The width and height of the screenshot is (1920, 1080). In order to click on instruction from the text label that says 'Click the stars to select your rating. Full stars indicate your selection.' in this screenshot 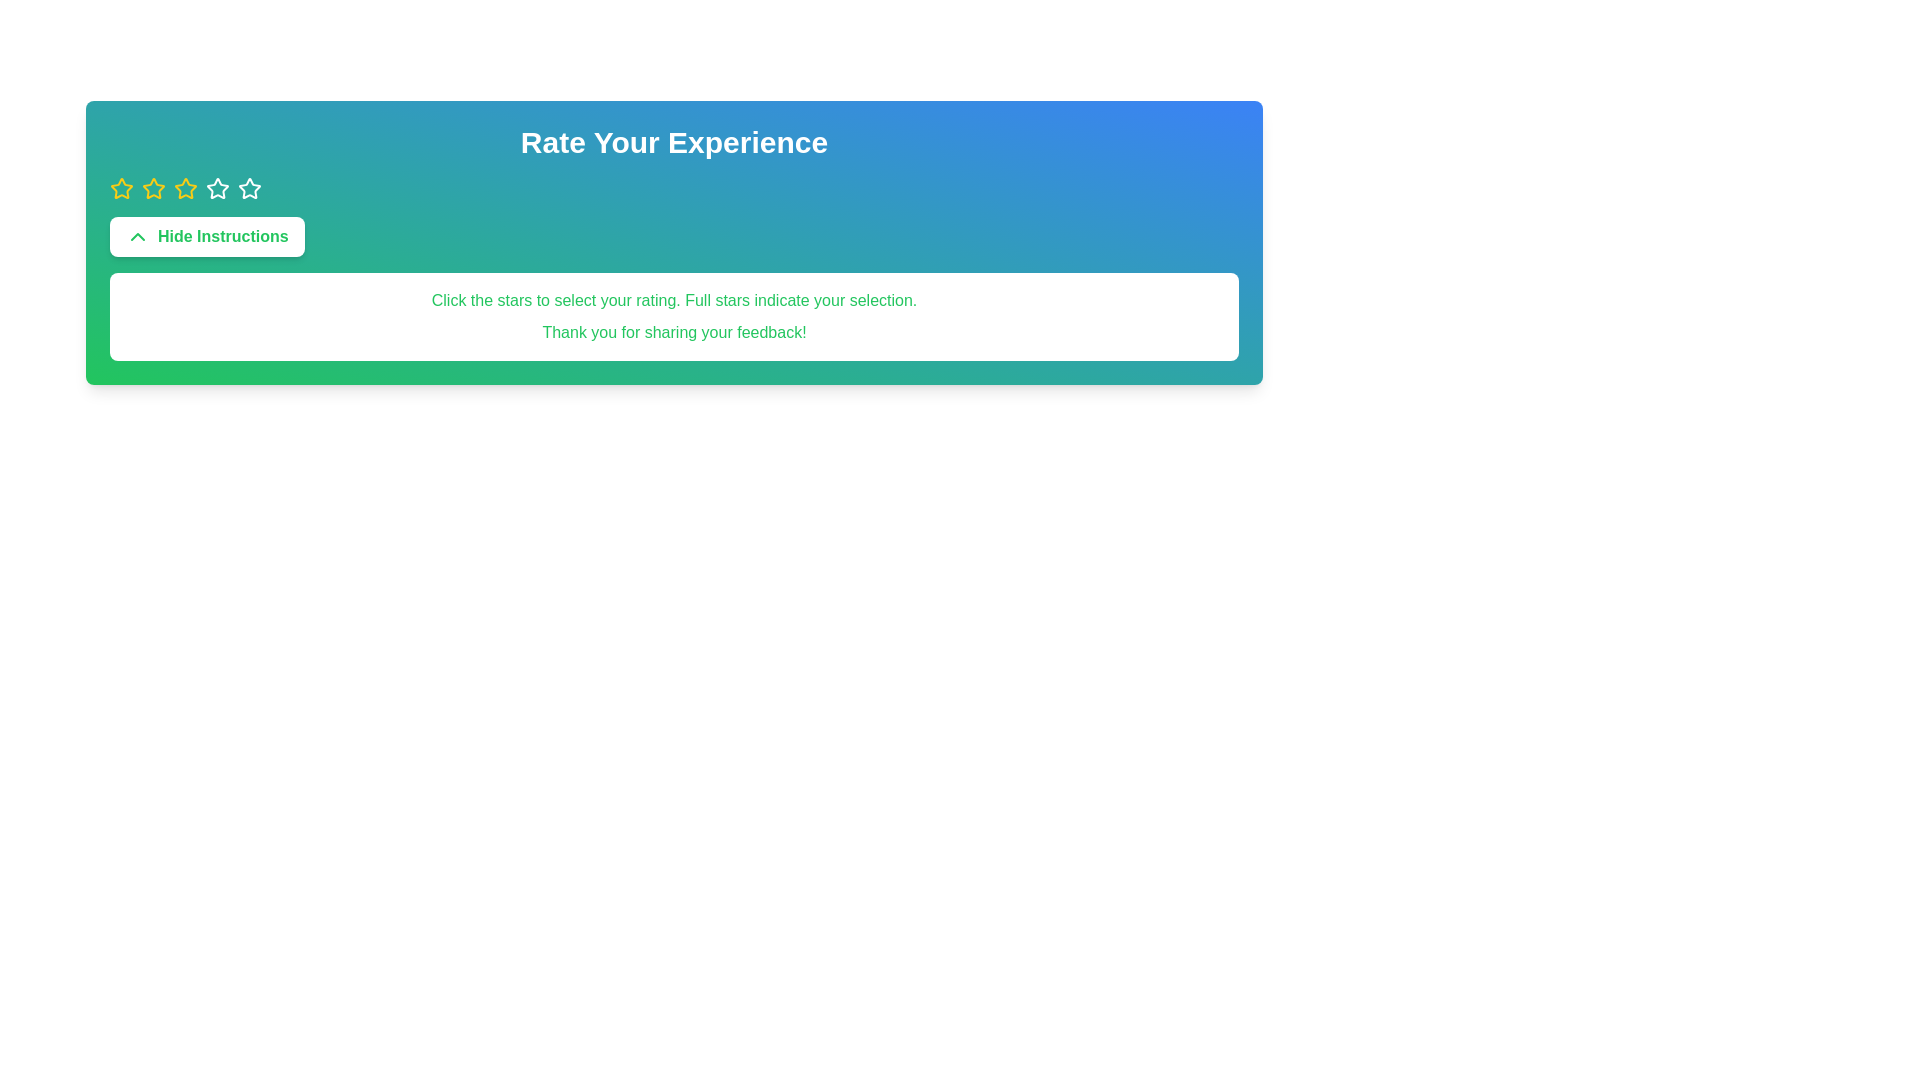, I will do `click(674, 300)`.